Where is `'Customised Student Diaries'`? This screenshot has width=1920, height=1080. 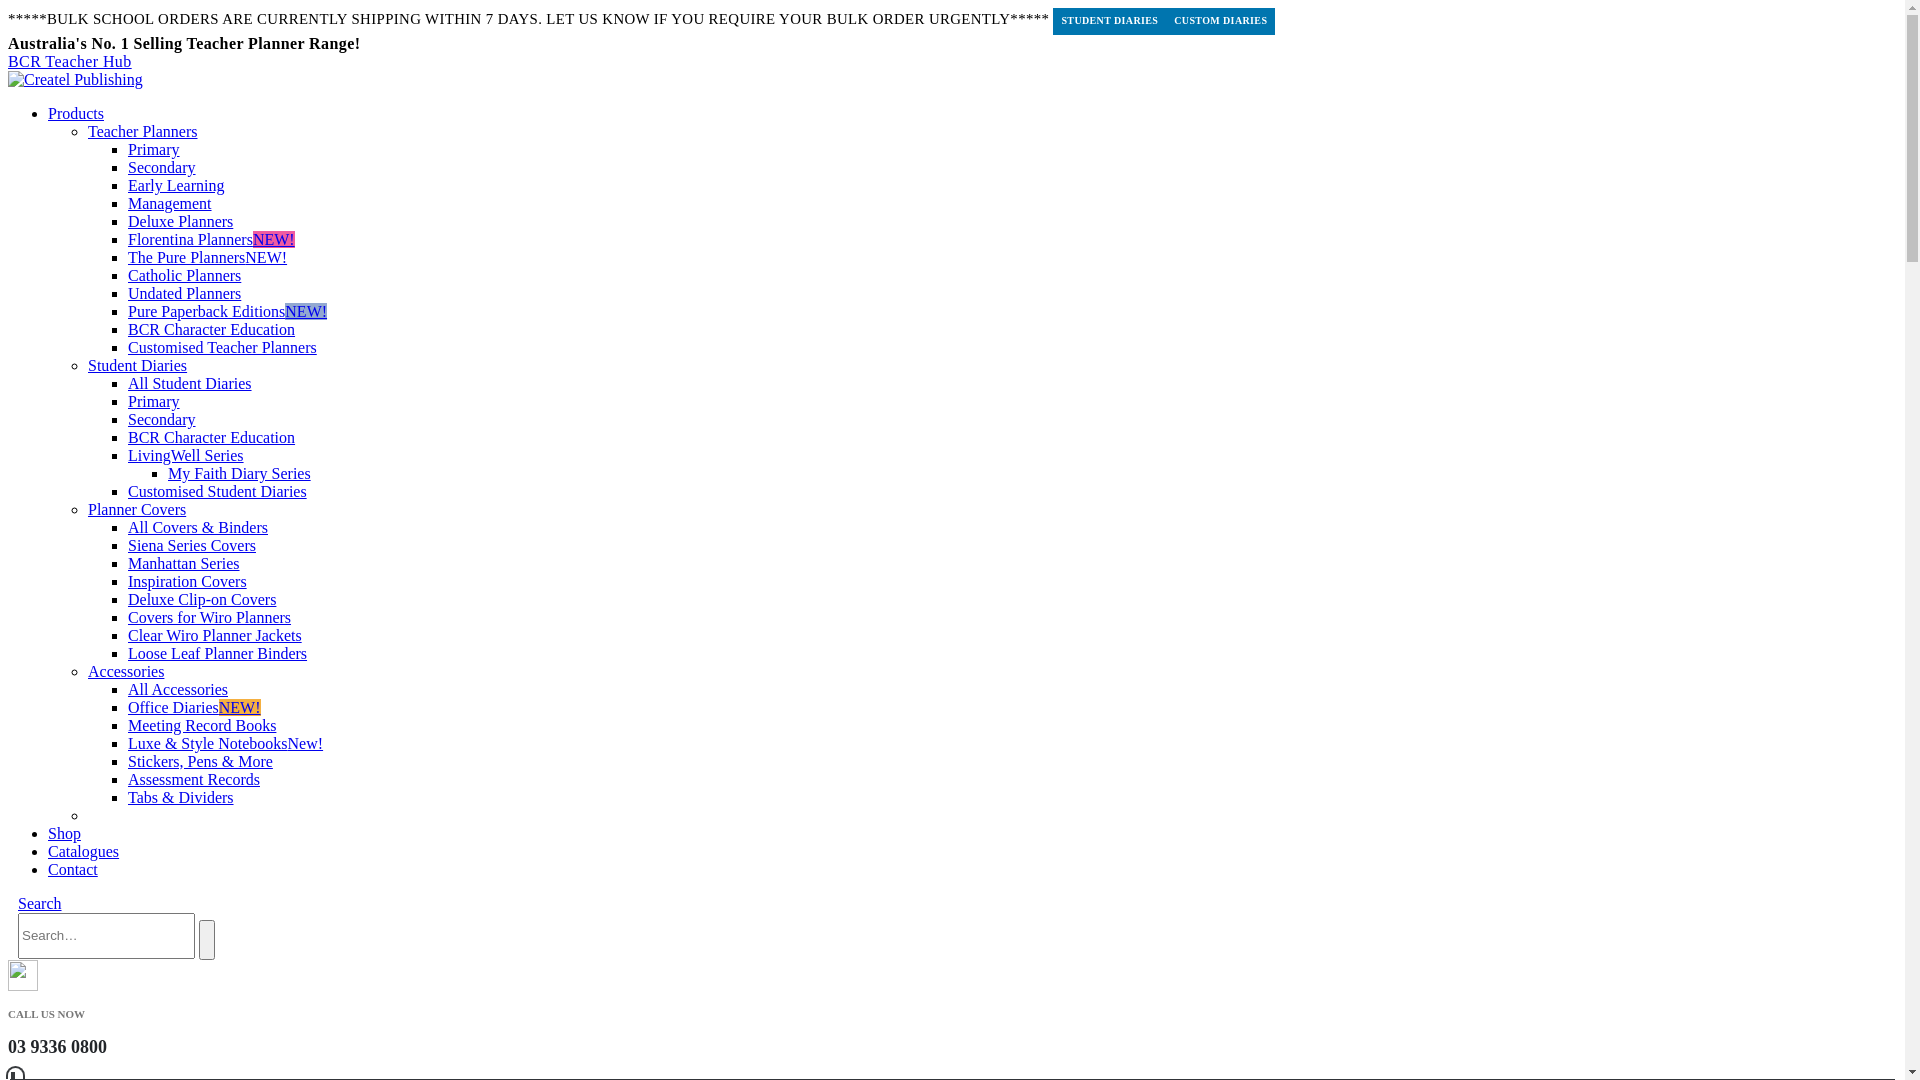
'Customised Student Diaries' is located at coordinates (127, 491).